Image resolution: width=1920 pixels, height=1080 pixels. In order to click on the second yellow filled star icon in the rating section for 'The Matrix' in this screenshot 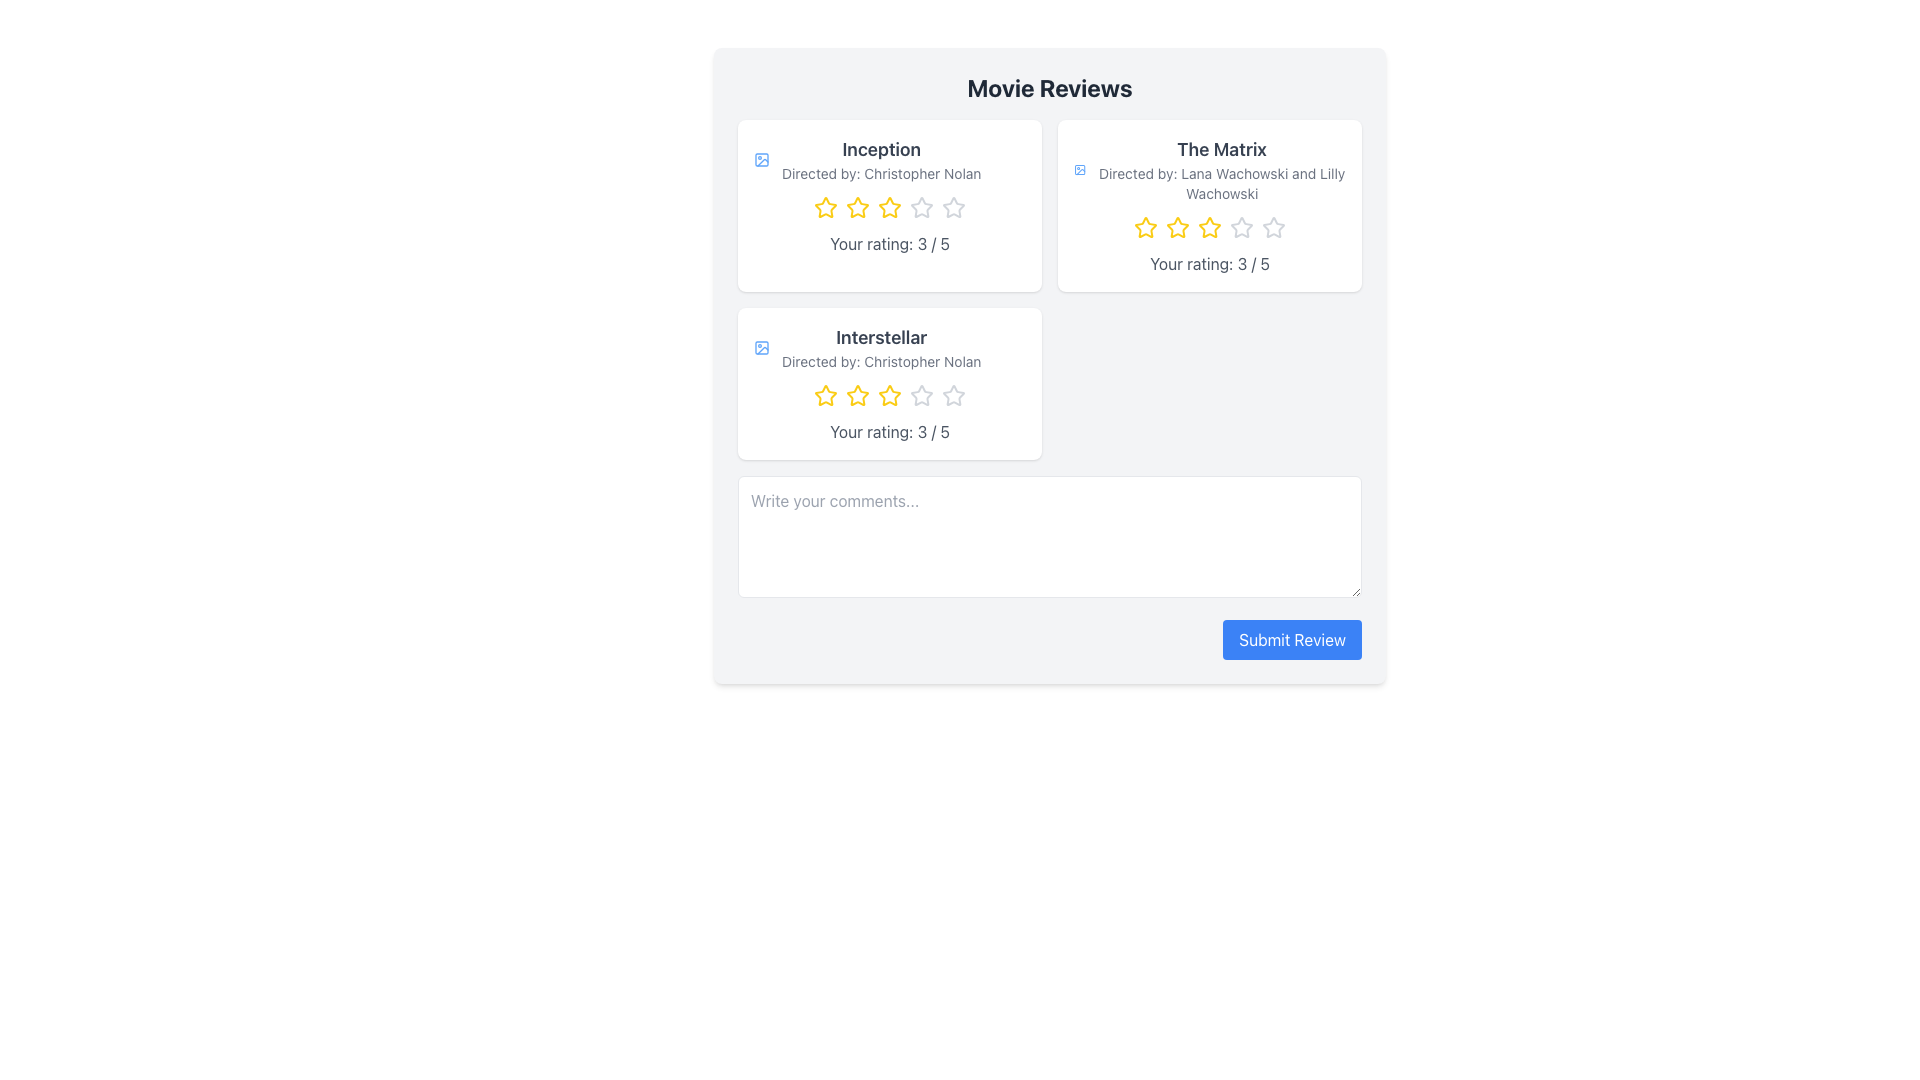, I will do `click(1177, 226)`.